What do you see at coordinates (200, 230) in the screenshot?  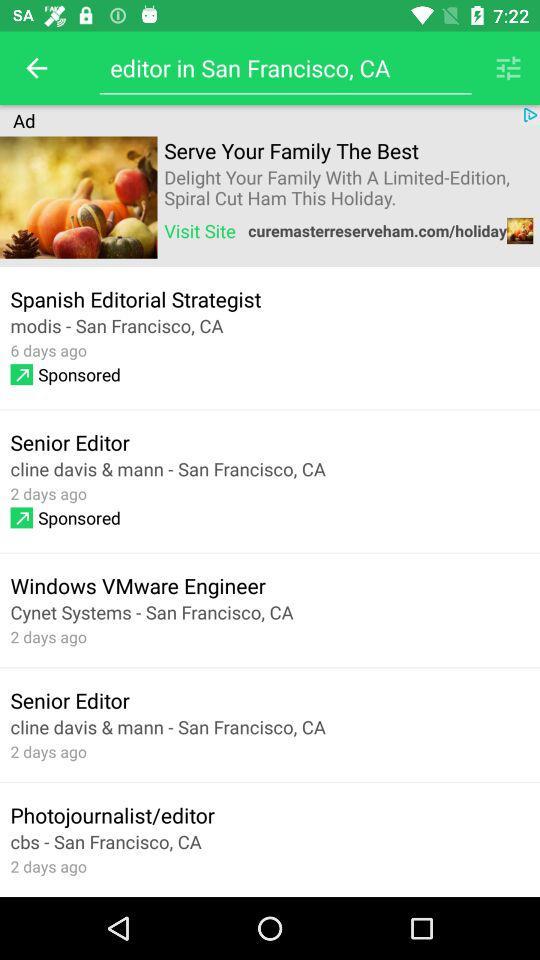 I see `icon below delight your family item` at bounding box center [200, 230].